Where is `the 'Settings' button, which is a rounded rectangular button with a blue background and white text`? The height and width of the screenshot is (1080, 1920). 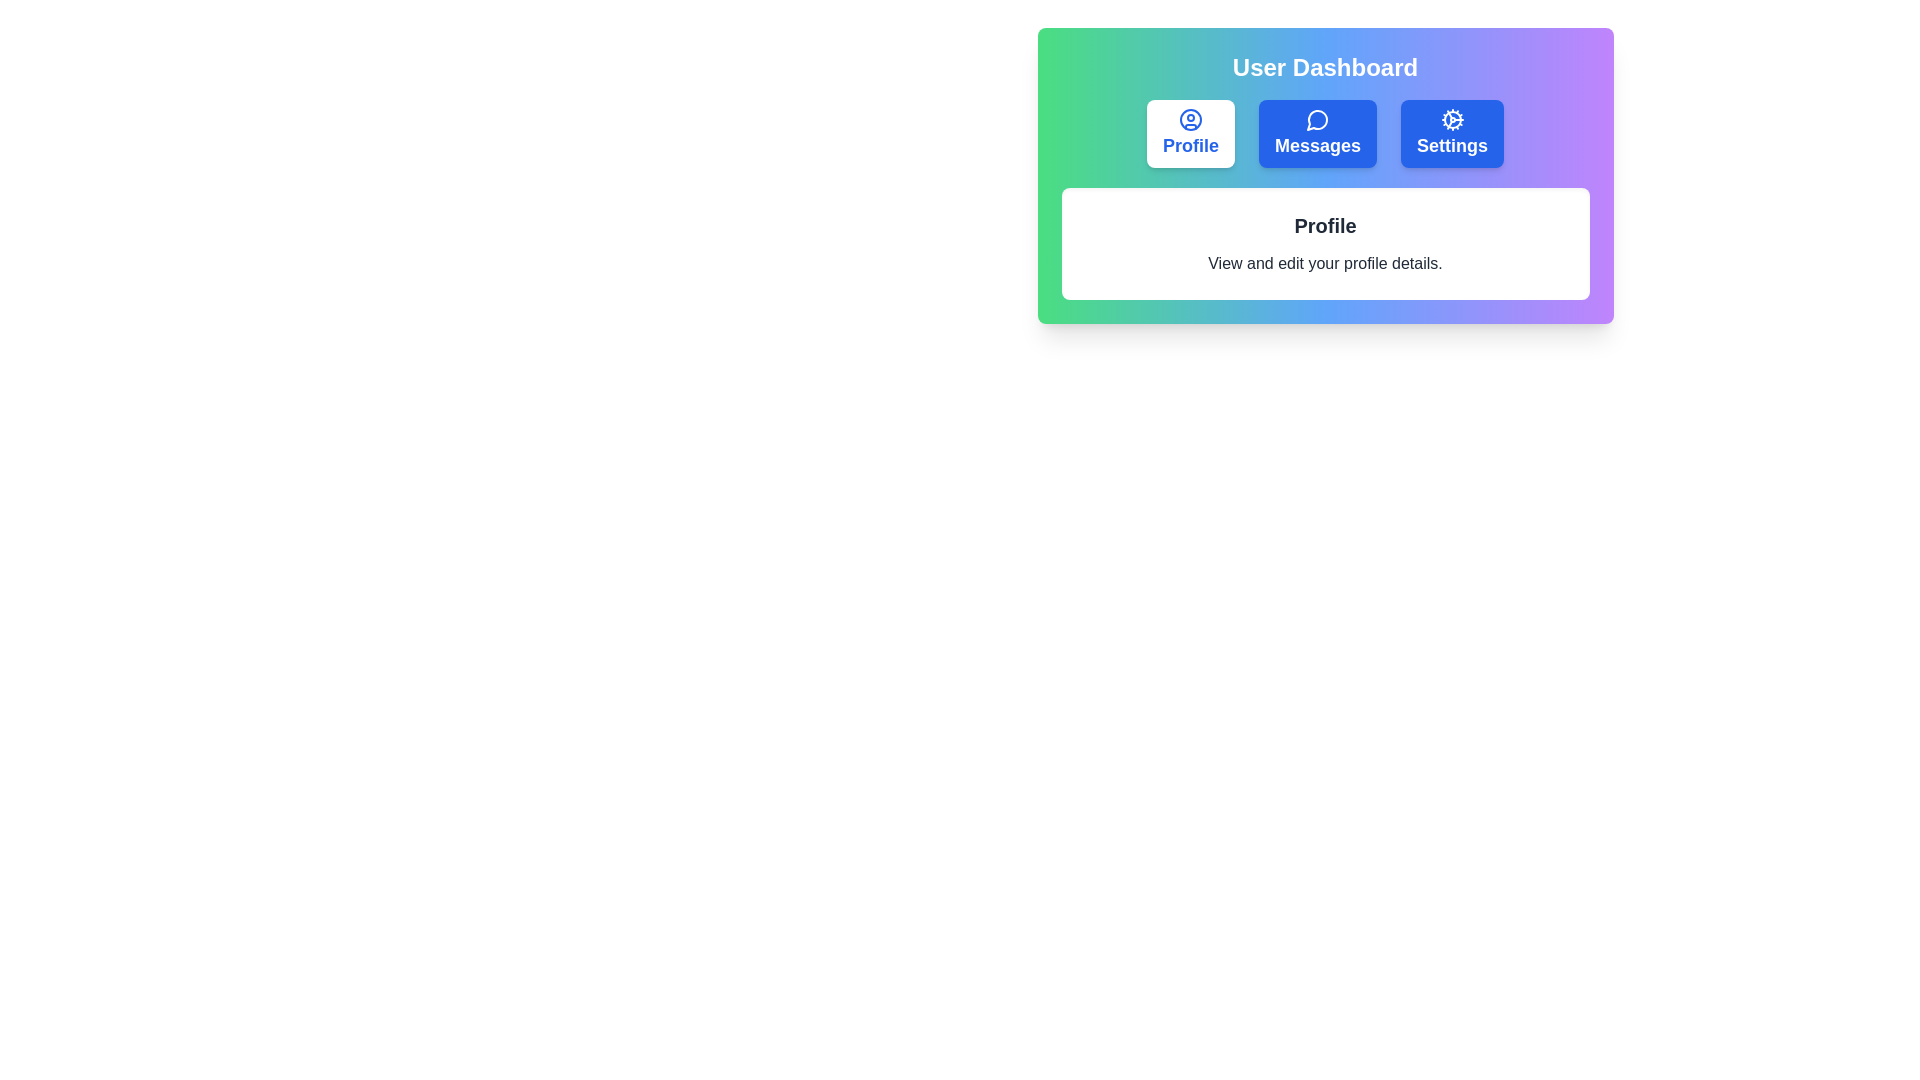 the 'Settings' button, which is a rounded rectangular button with a blue background and white text is located at coordinates (1452, 134).